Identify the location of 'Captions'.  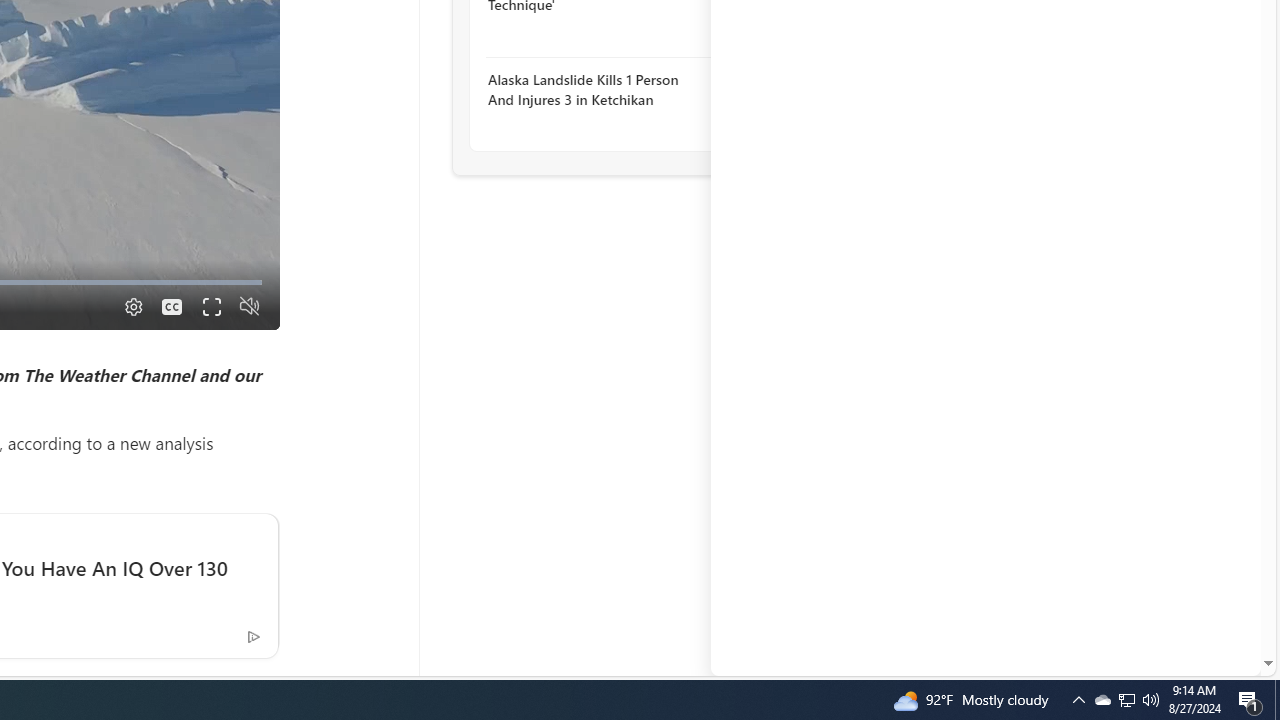
(171, 306).